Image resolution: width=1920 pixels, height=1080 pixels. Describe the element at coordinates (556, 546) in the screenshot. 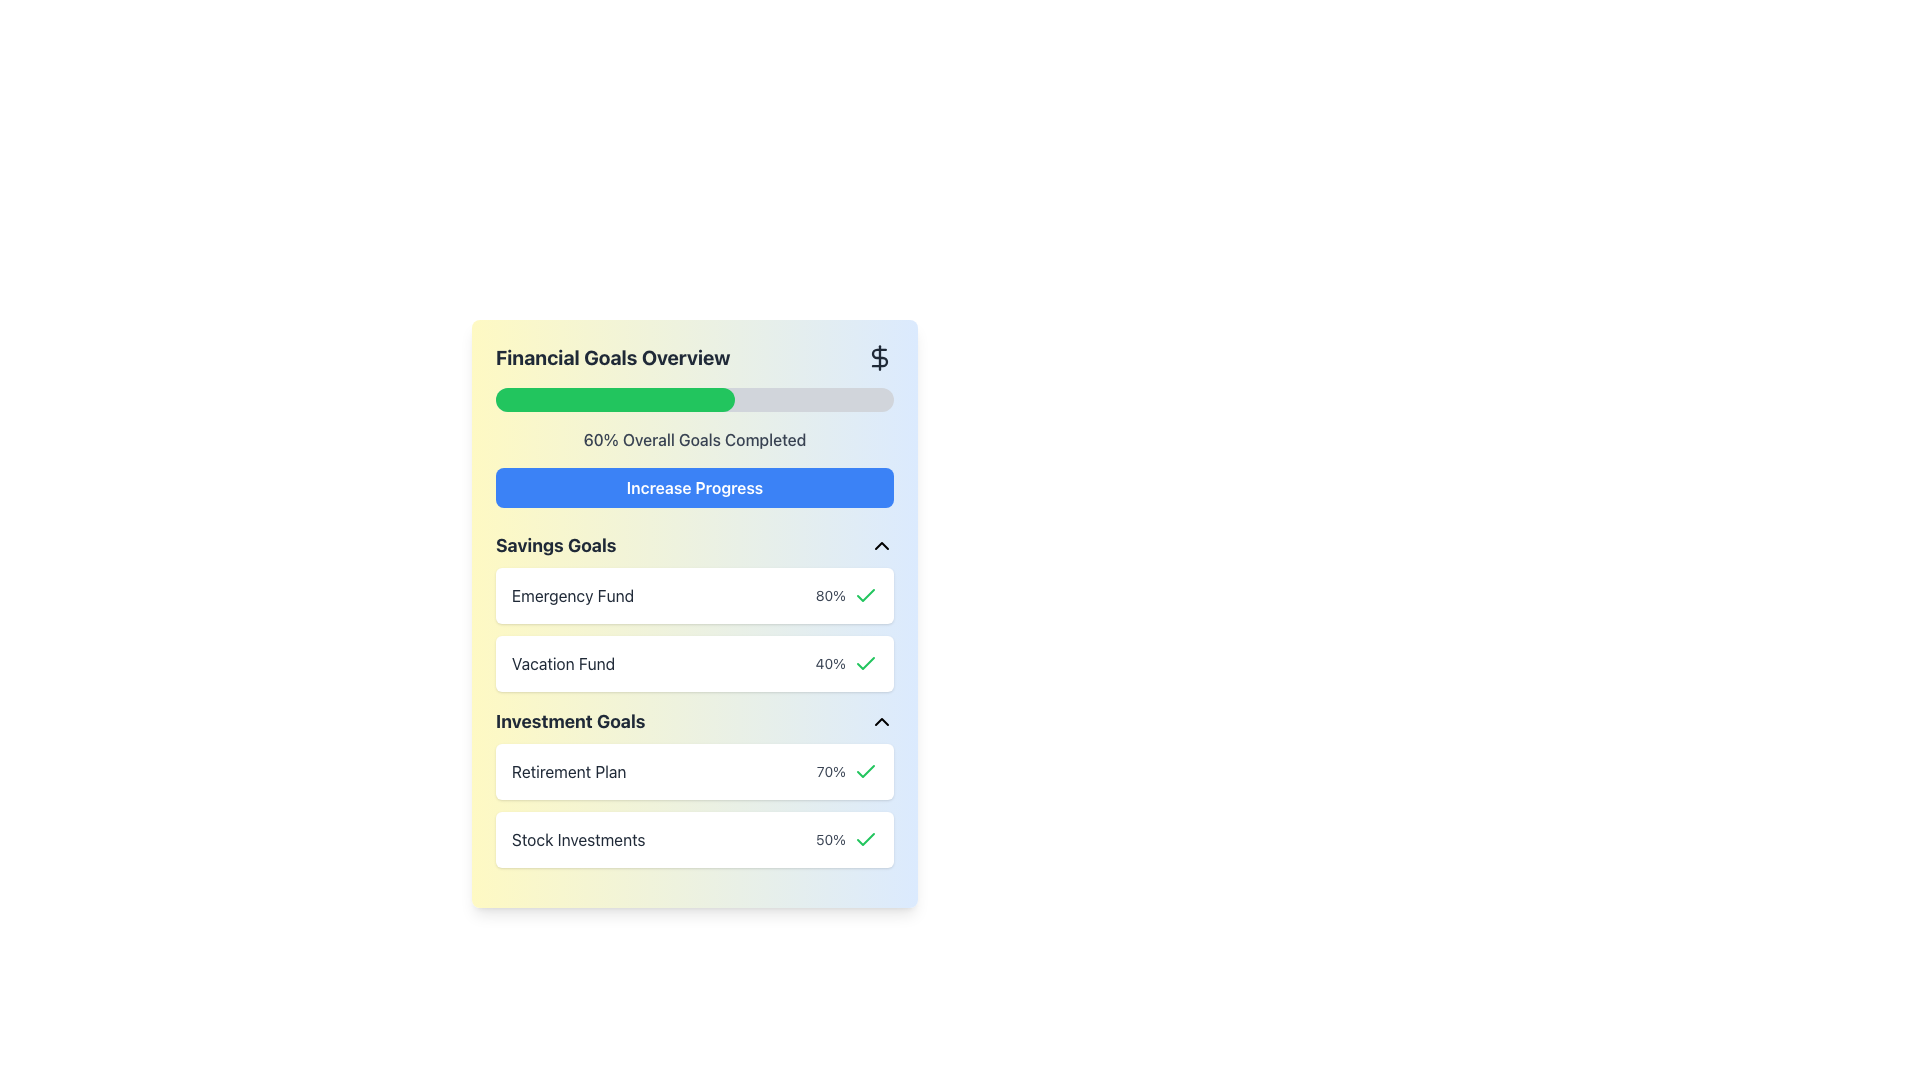

I see `the text element labeled 'Savings Goals', which is styled in bold and located in the upper-middle section of the interface, beneath the 'Increase Progress' button` at that location.